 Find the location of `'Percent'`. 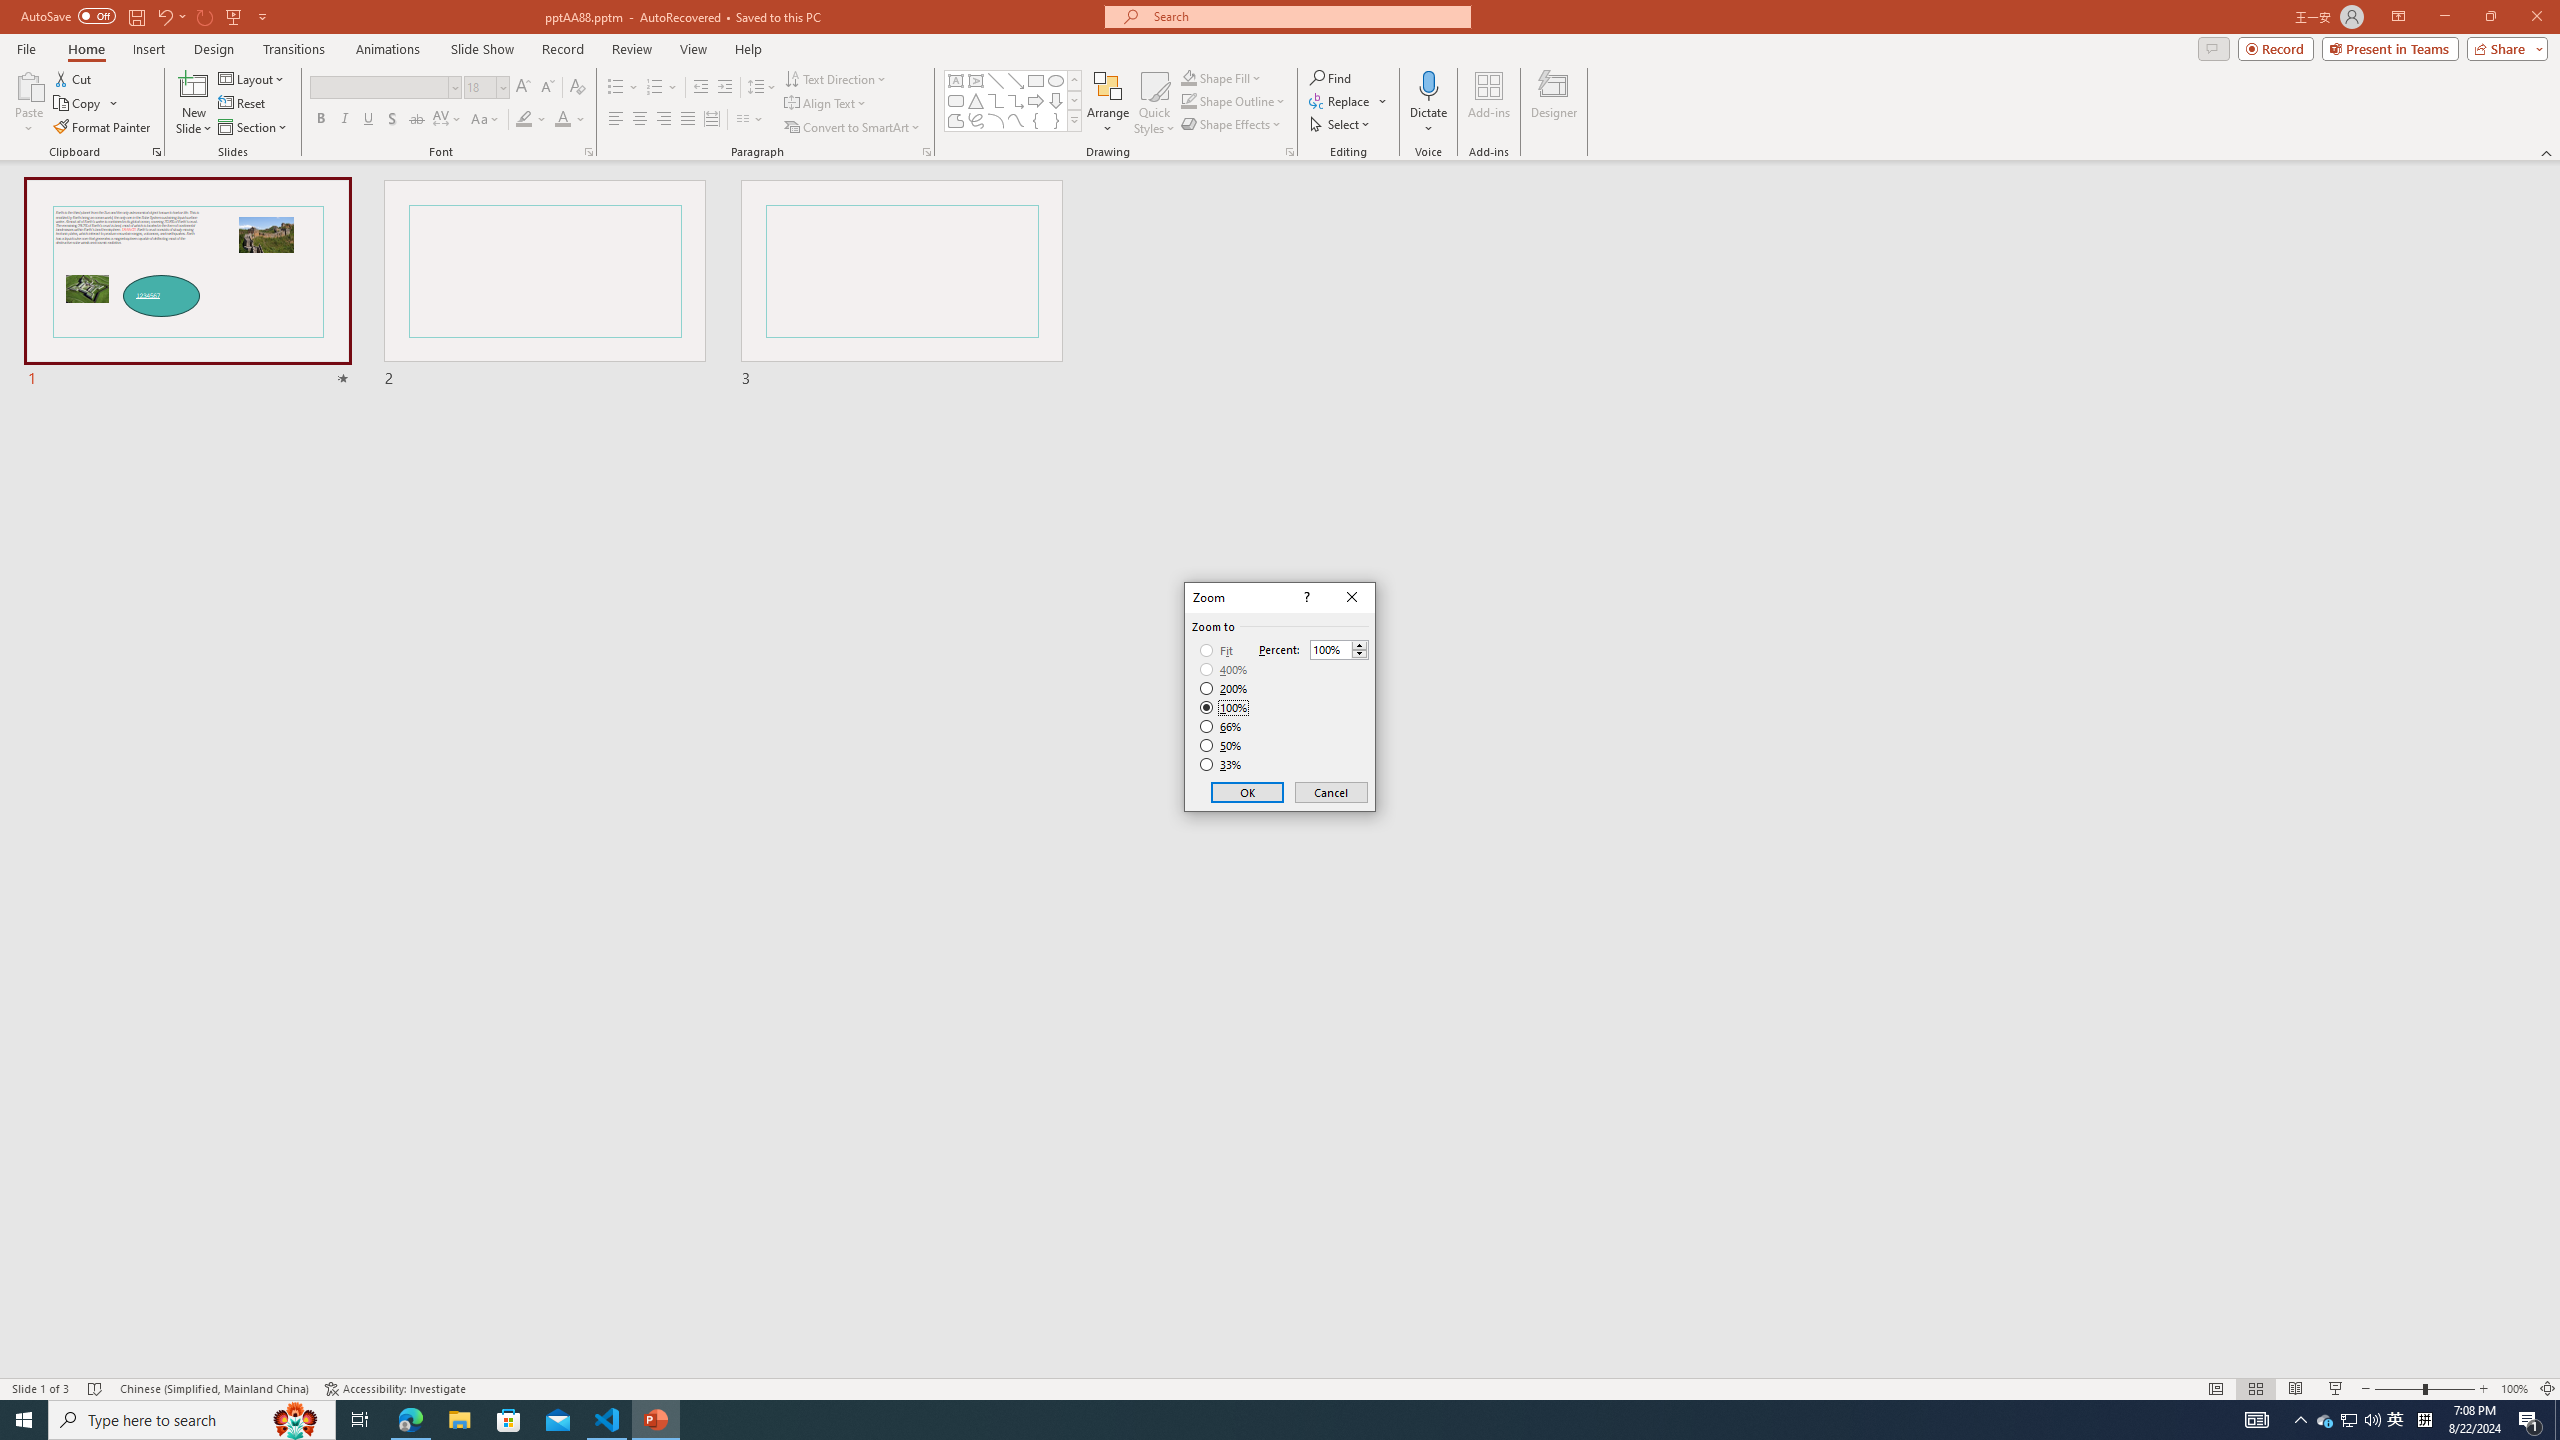

'Percent' is located at coordinates (1330, 650).